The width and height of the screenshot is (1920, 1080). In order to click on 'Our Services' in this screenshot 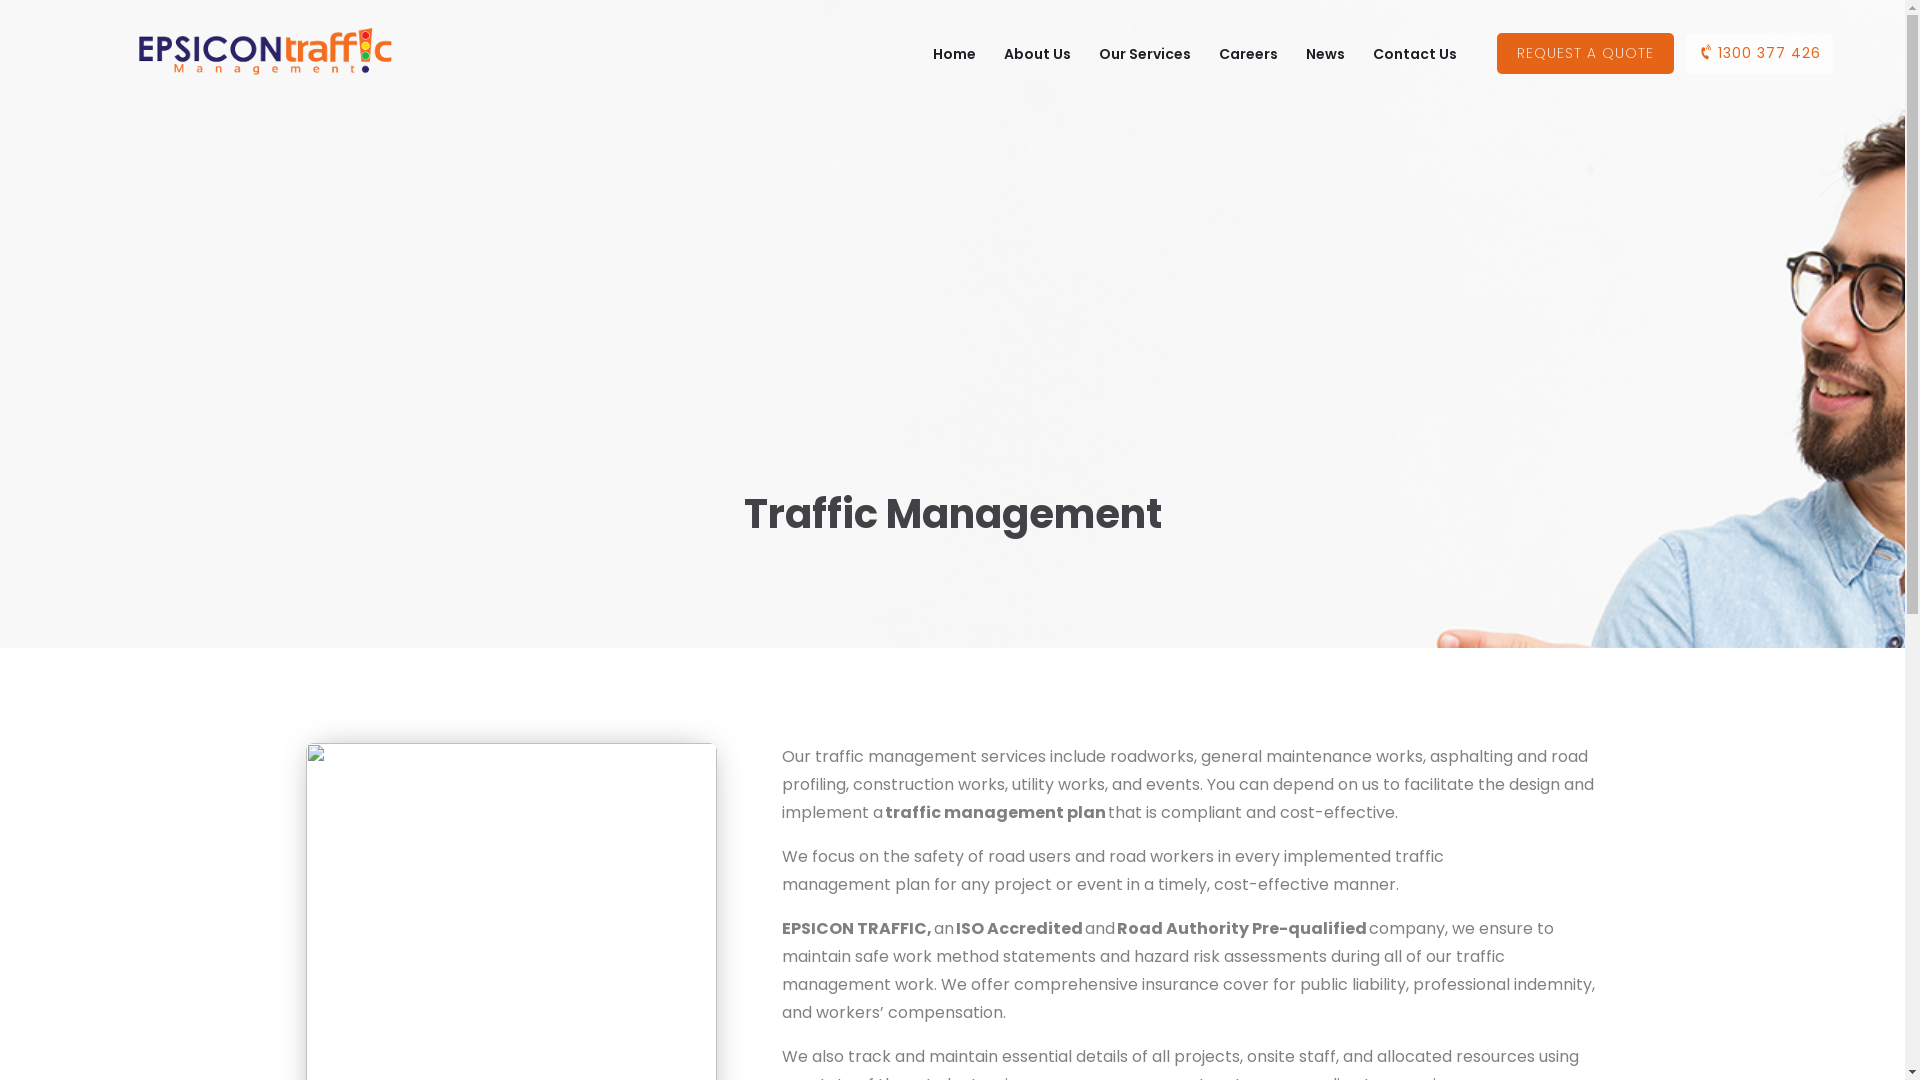, I will do `click(1145, 53)`.